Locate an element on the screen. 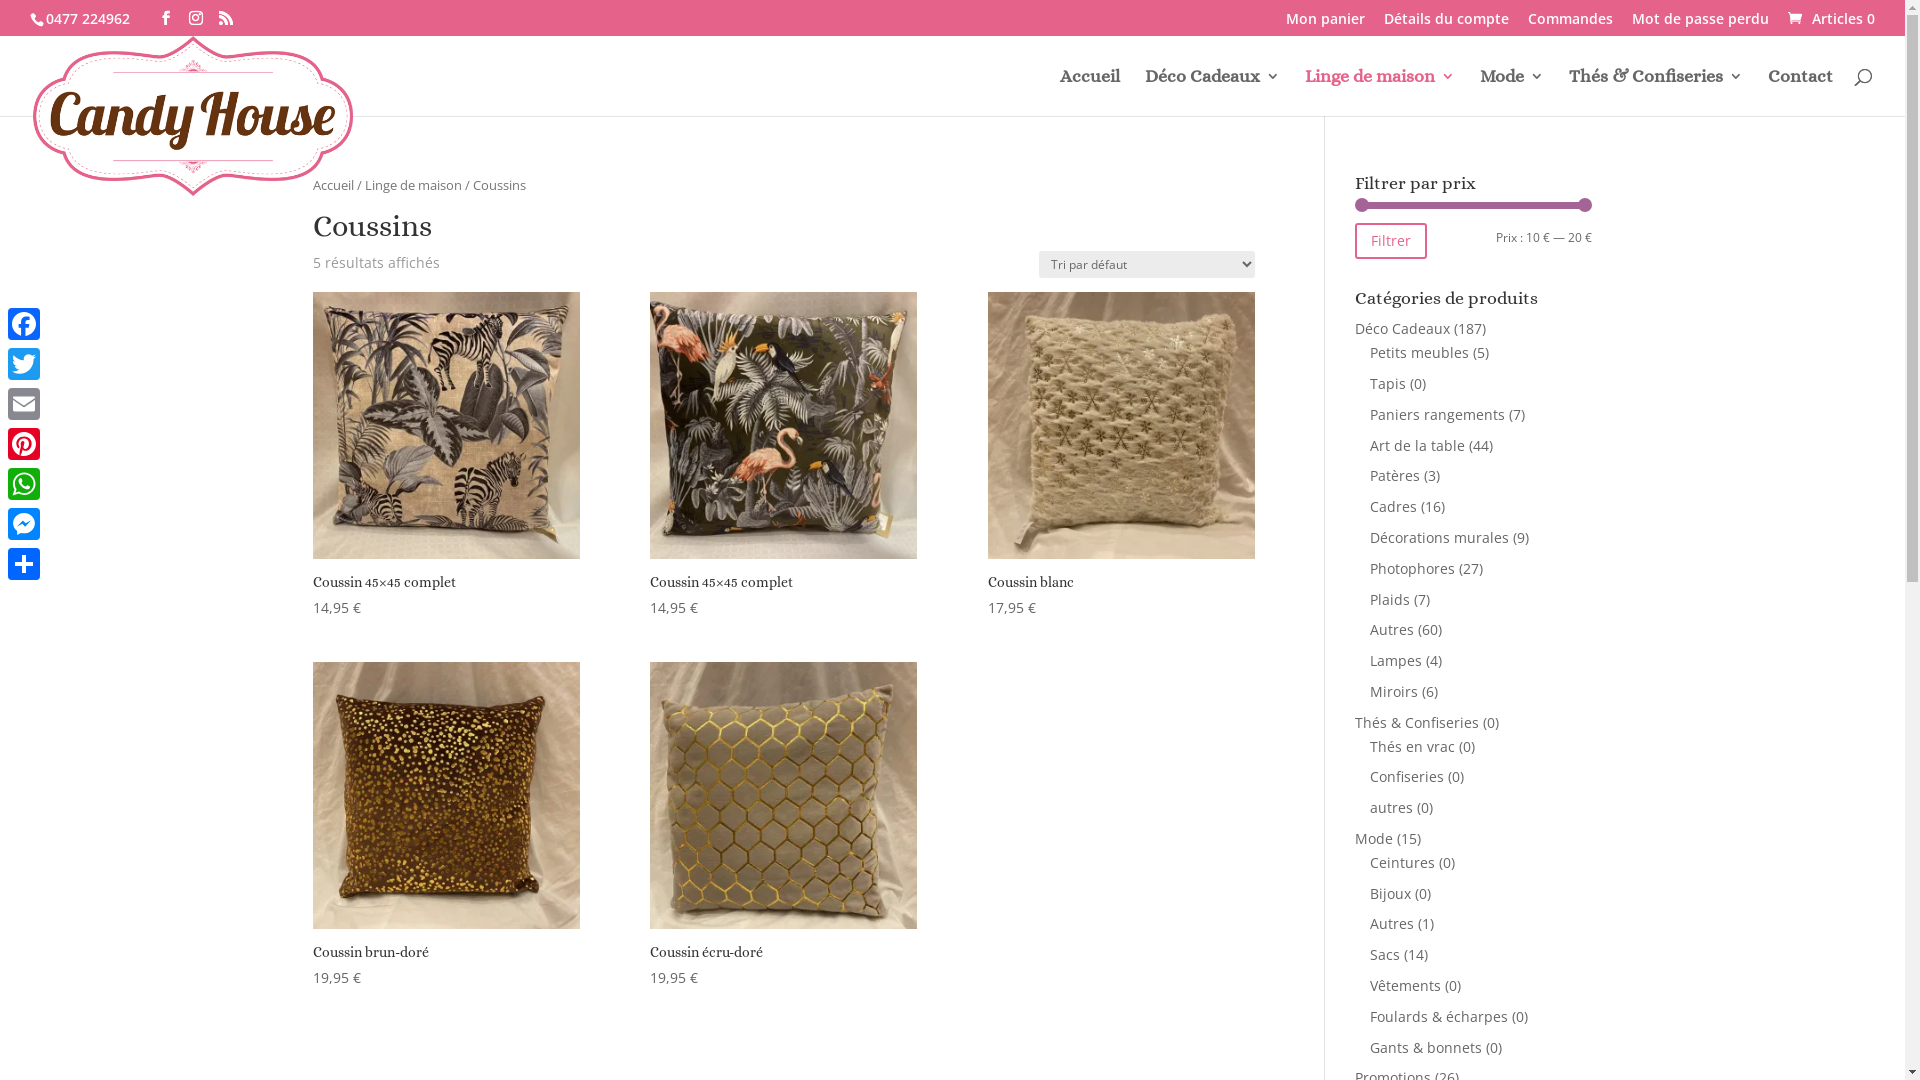 This screenshot has width=1920, height=1080. 'Mon panier' is located at coordinates (1325, 24).